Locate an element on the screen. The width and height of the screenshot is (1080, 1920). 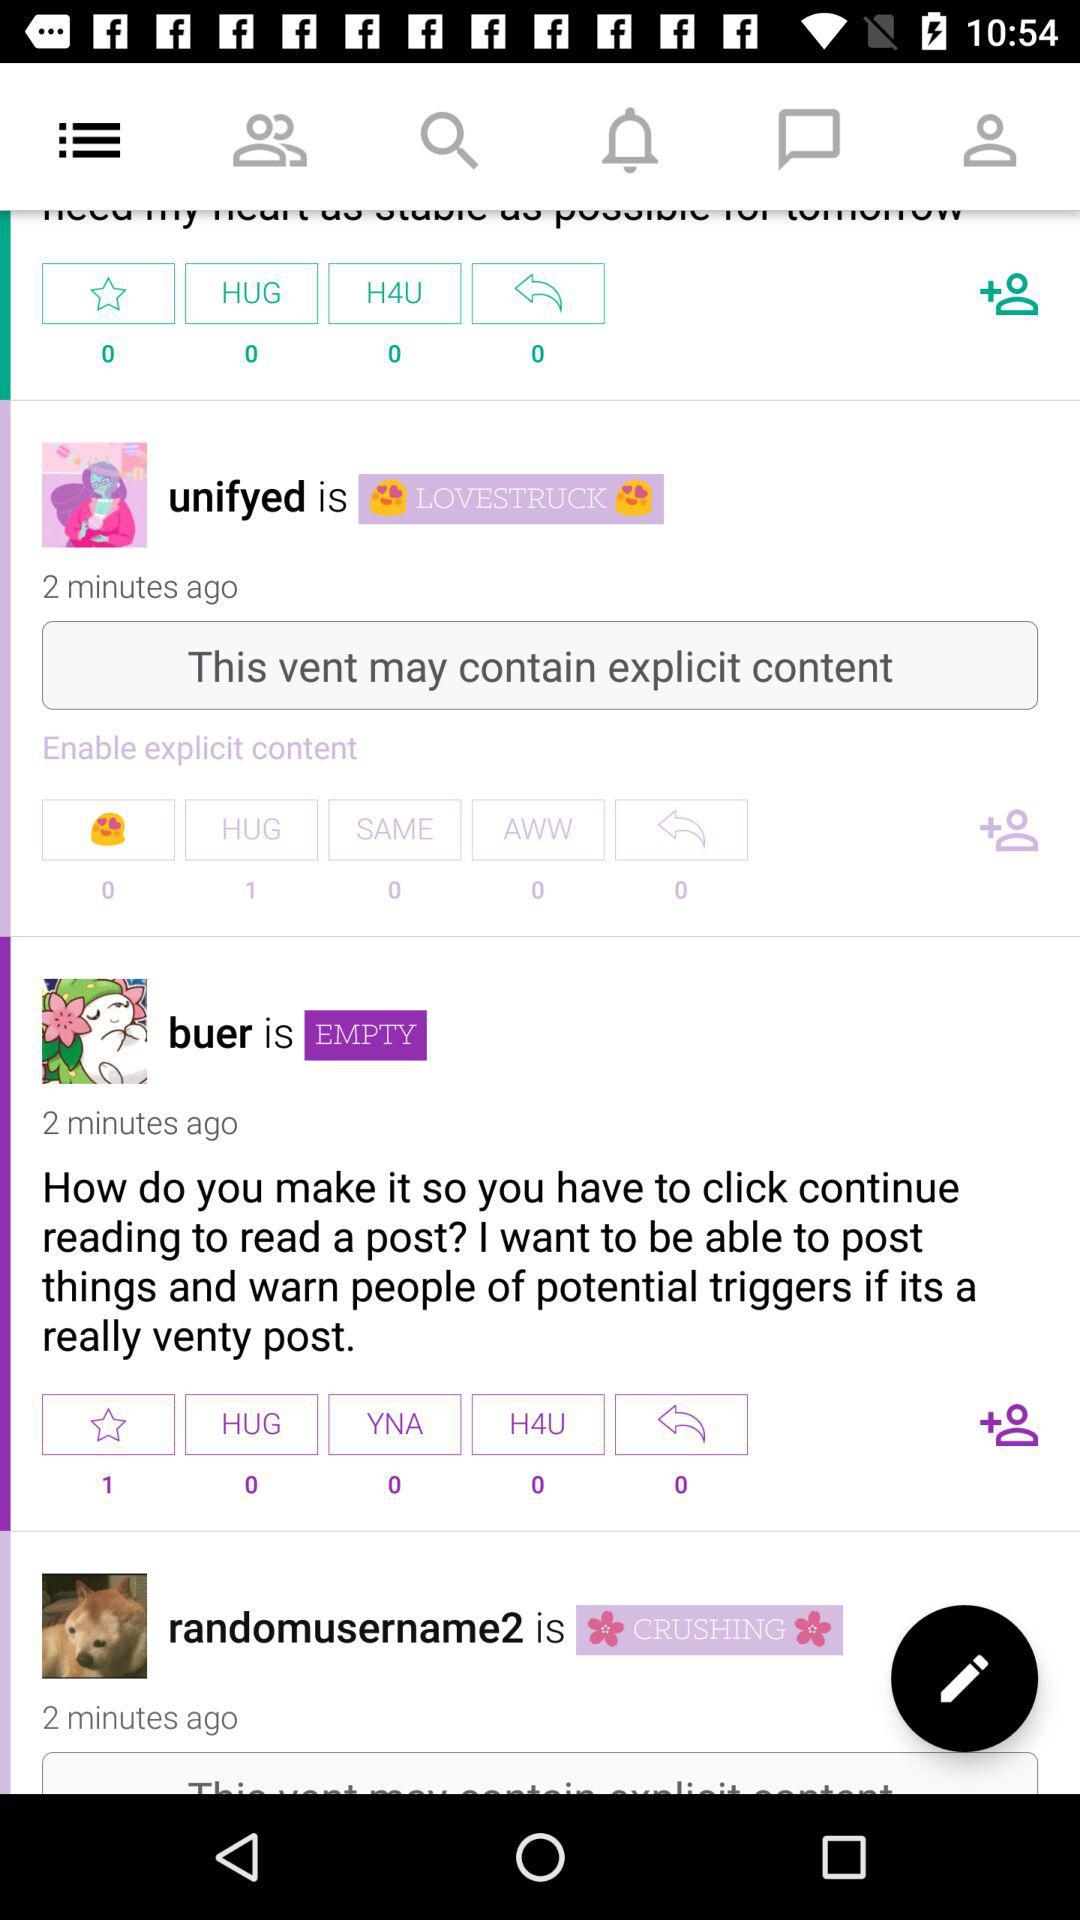
the 0 in the enable explicit content is located at coordinates (108, 896).